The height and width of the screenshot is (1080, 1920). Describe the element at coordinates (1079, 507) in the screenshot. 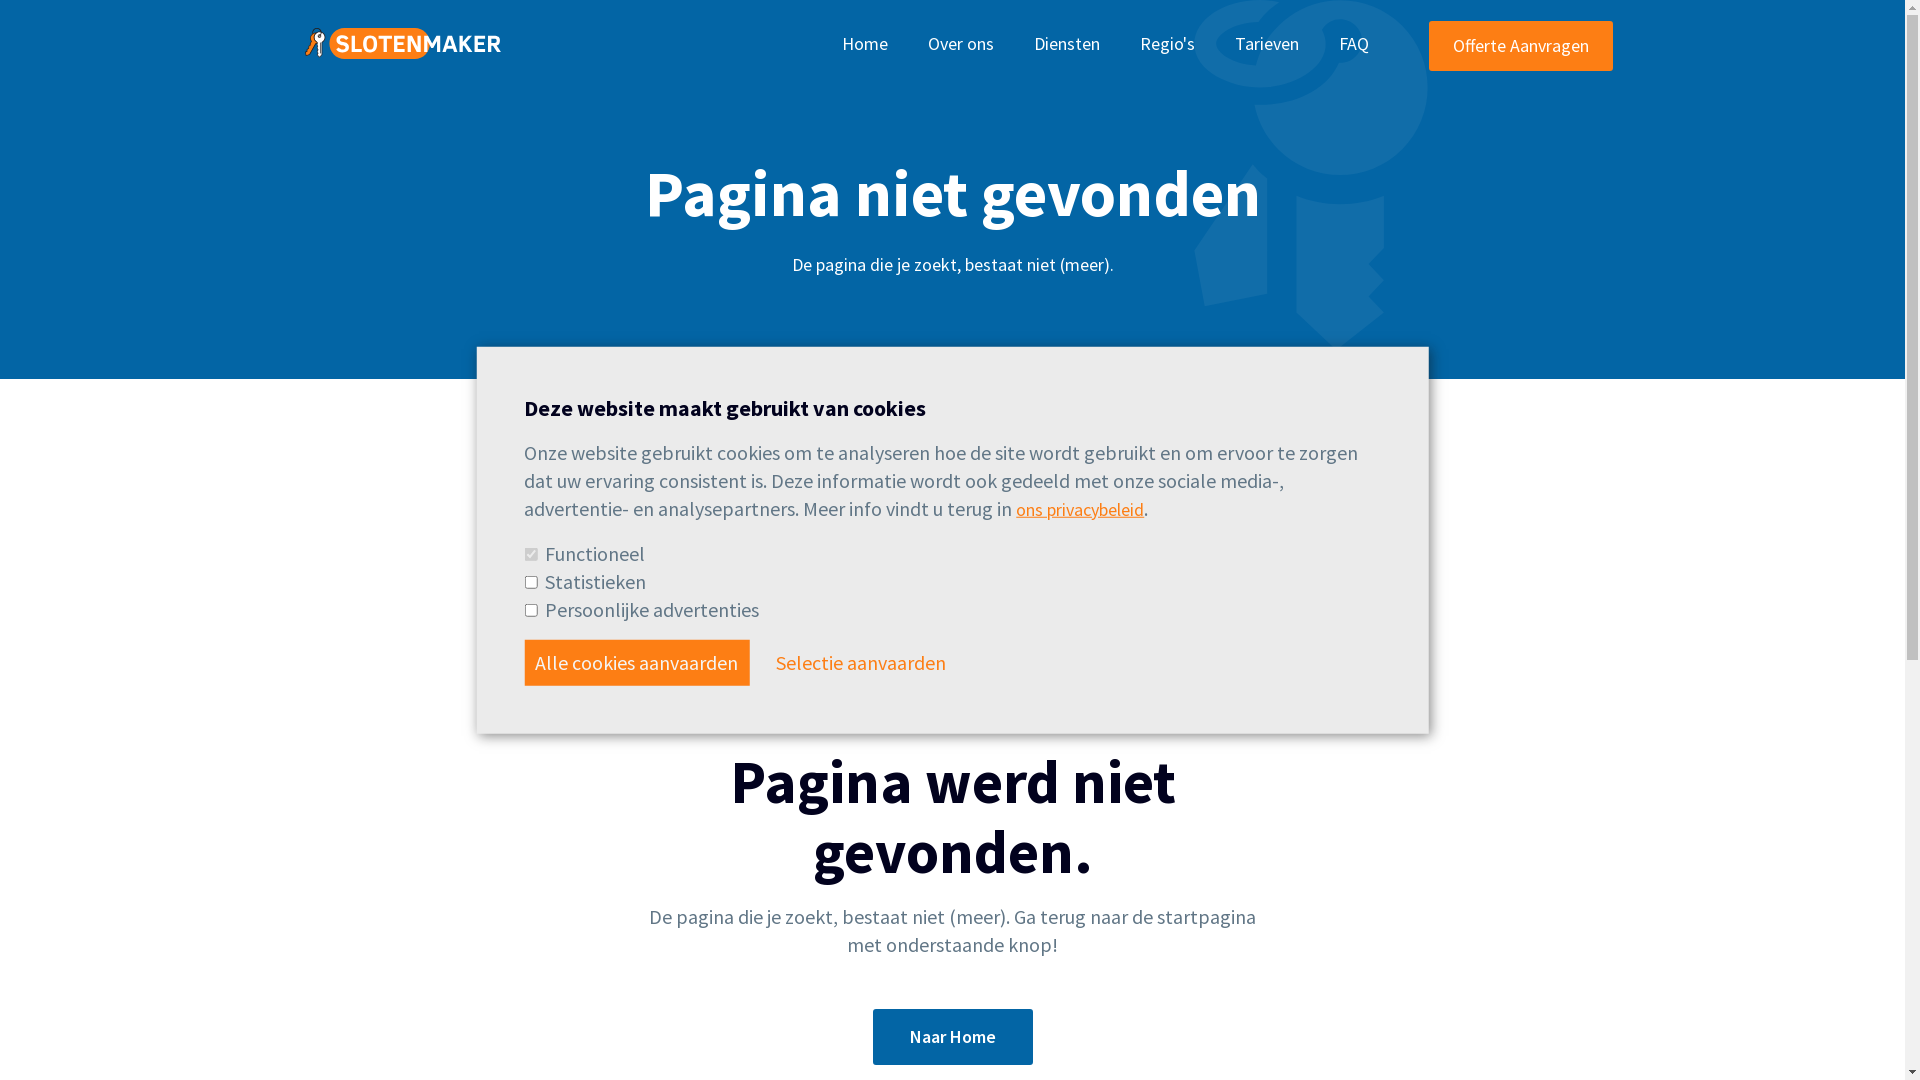

I see `'ons privacybeleid'` at that location.